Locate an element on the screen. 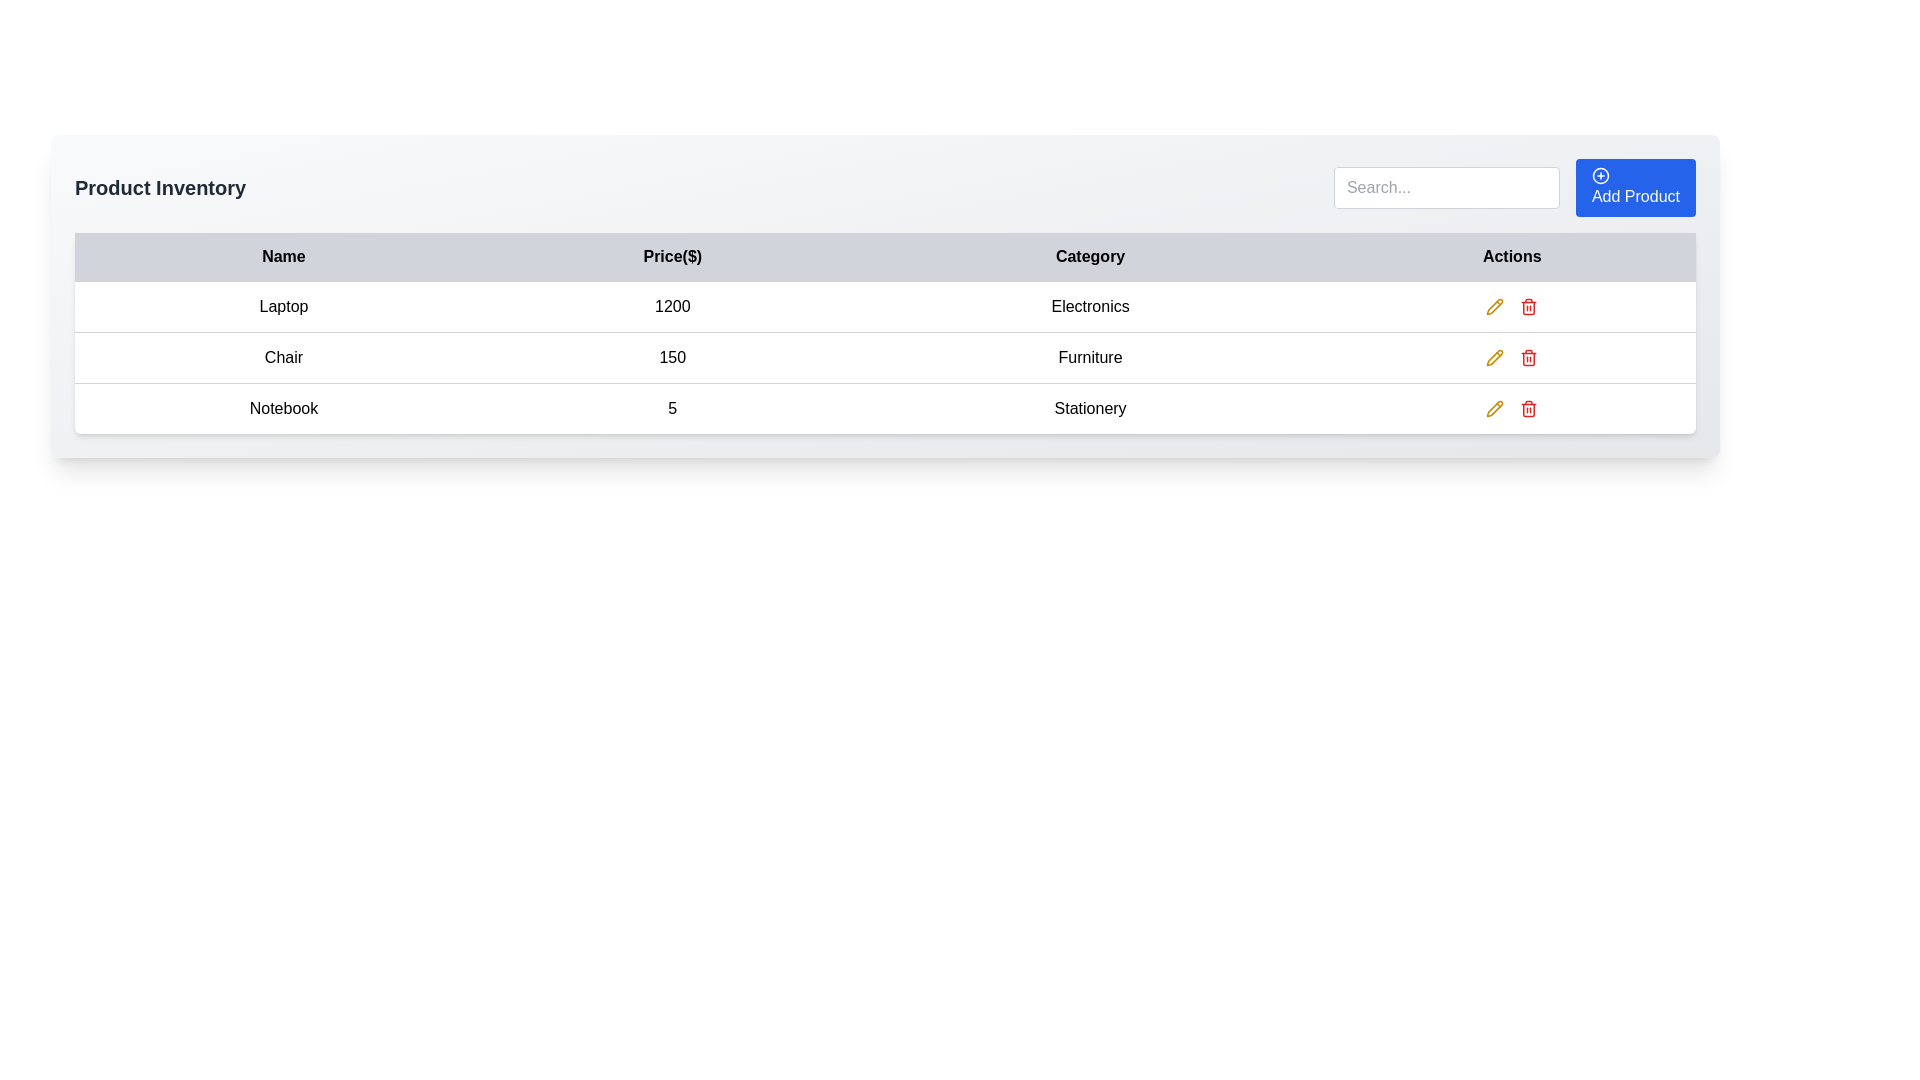 This screenshot has width=1920, height=1080. the table header displaying 'Price($)' with a gray background and black text, which is positioned second from the left in the header row of the table is located at coordinates (672, 256).